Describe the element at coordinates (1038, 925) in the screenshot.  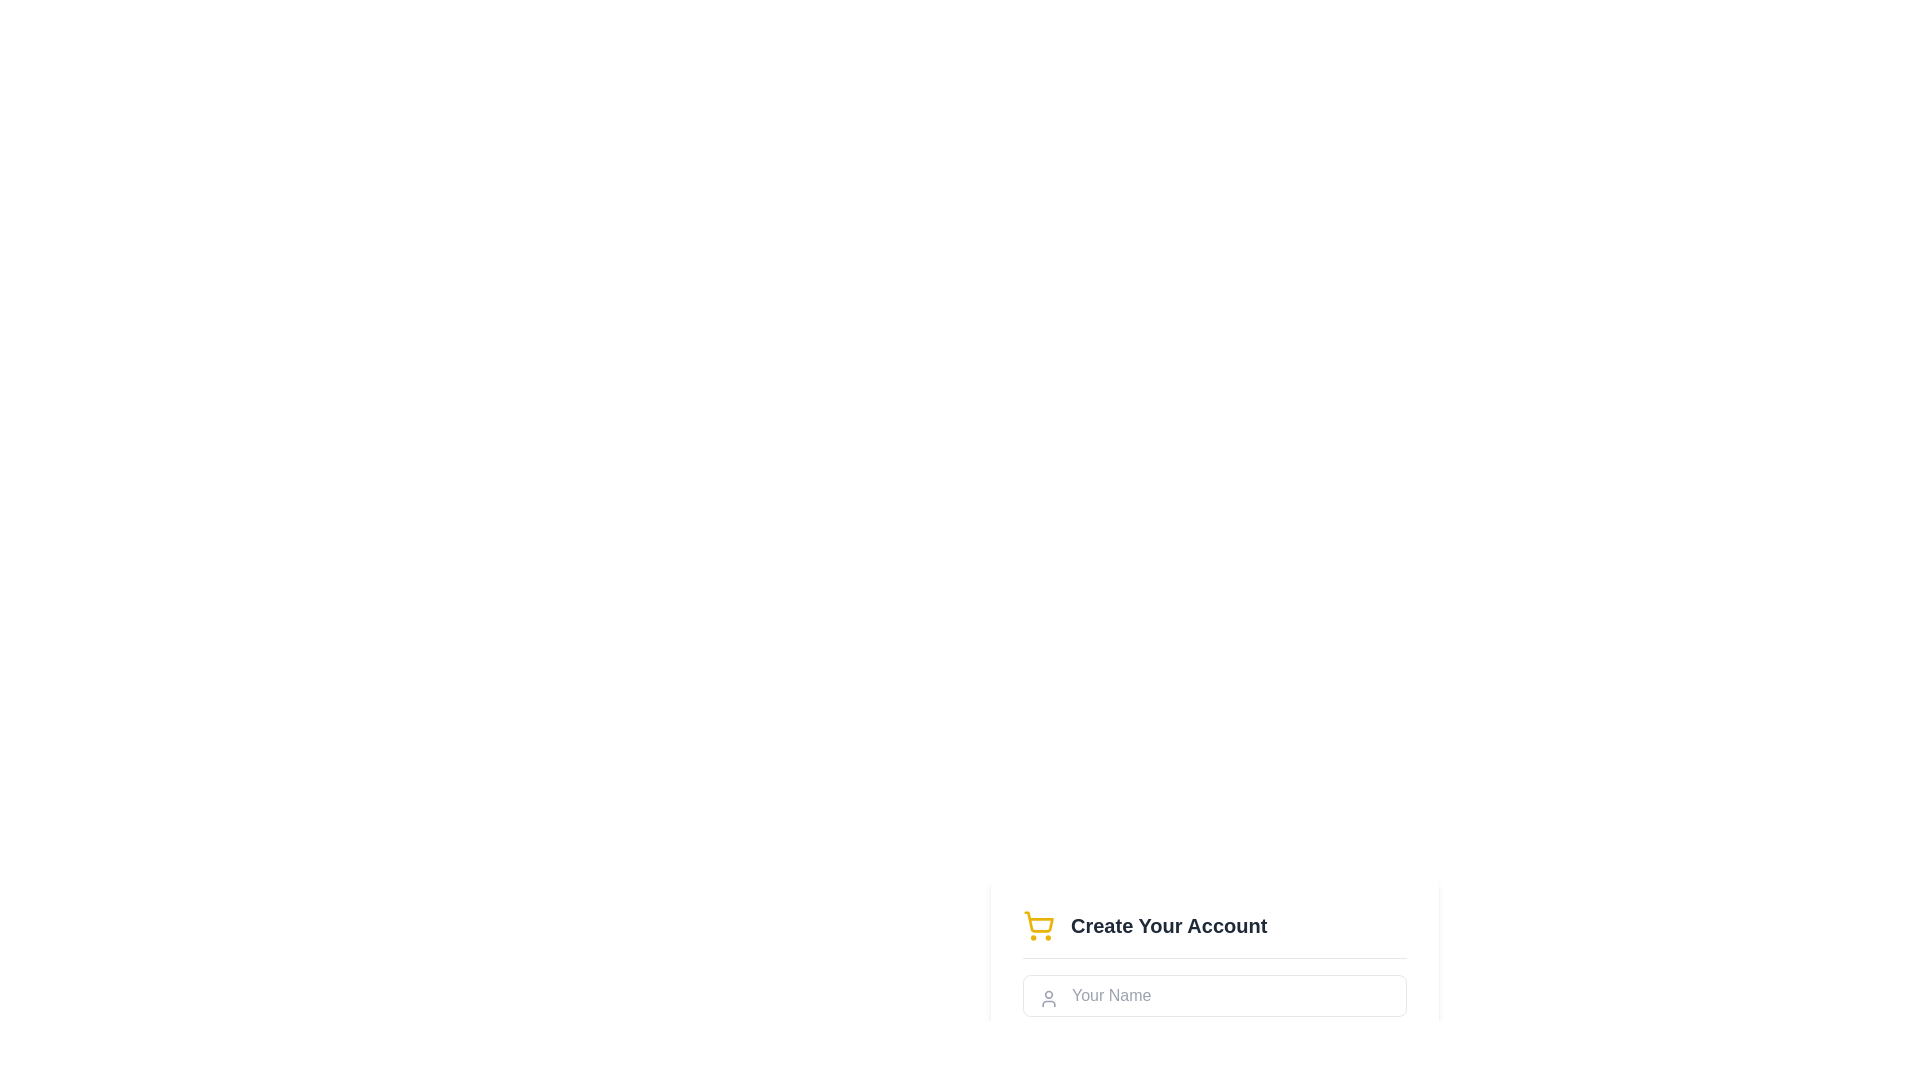
I see `the decorative shopping cart icon representing account creation, located to the left of the 'Create Your Account' text` at that location.